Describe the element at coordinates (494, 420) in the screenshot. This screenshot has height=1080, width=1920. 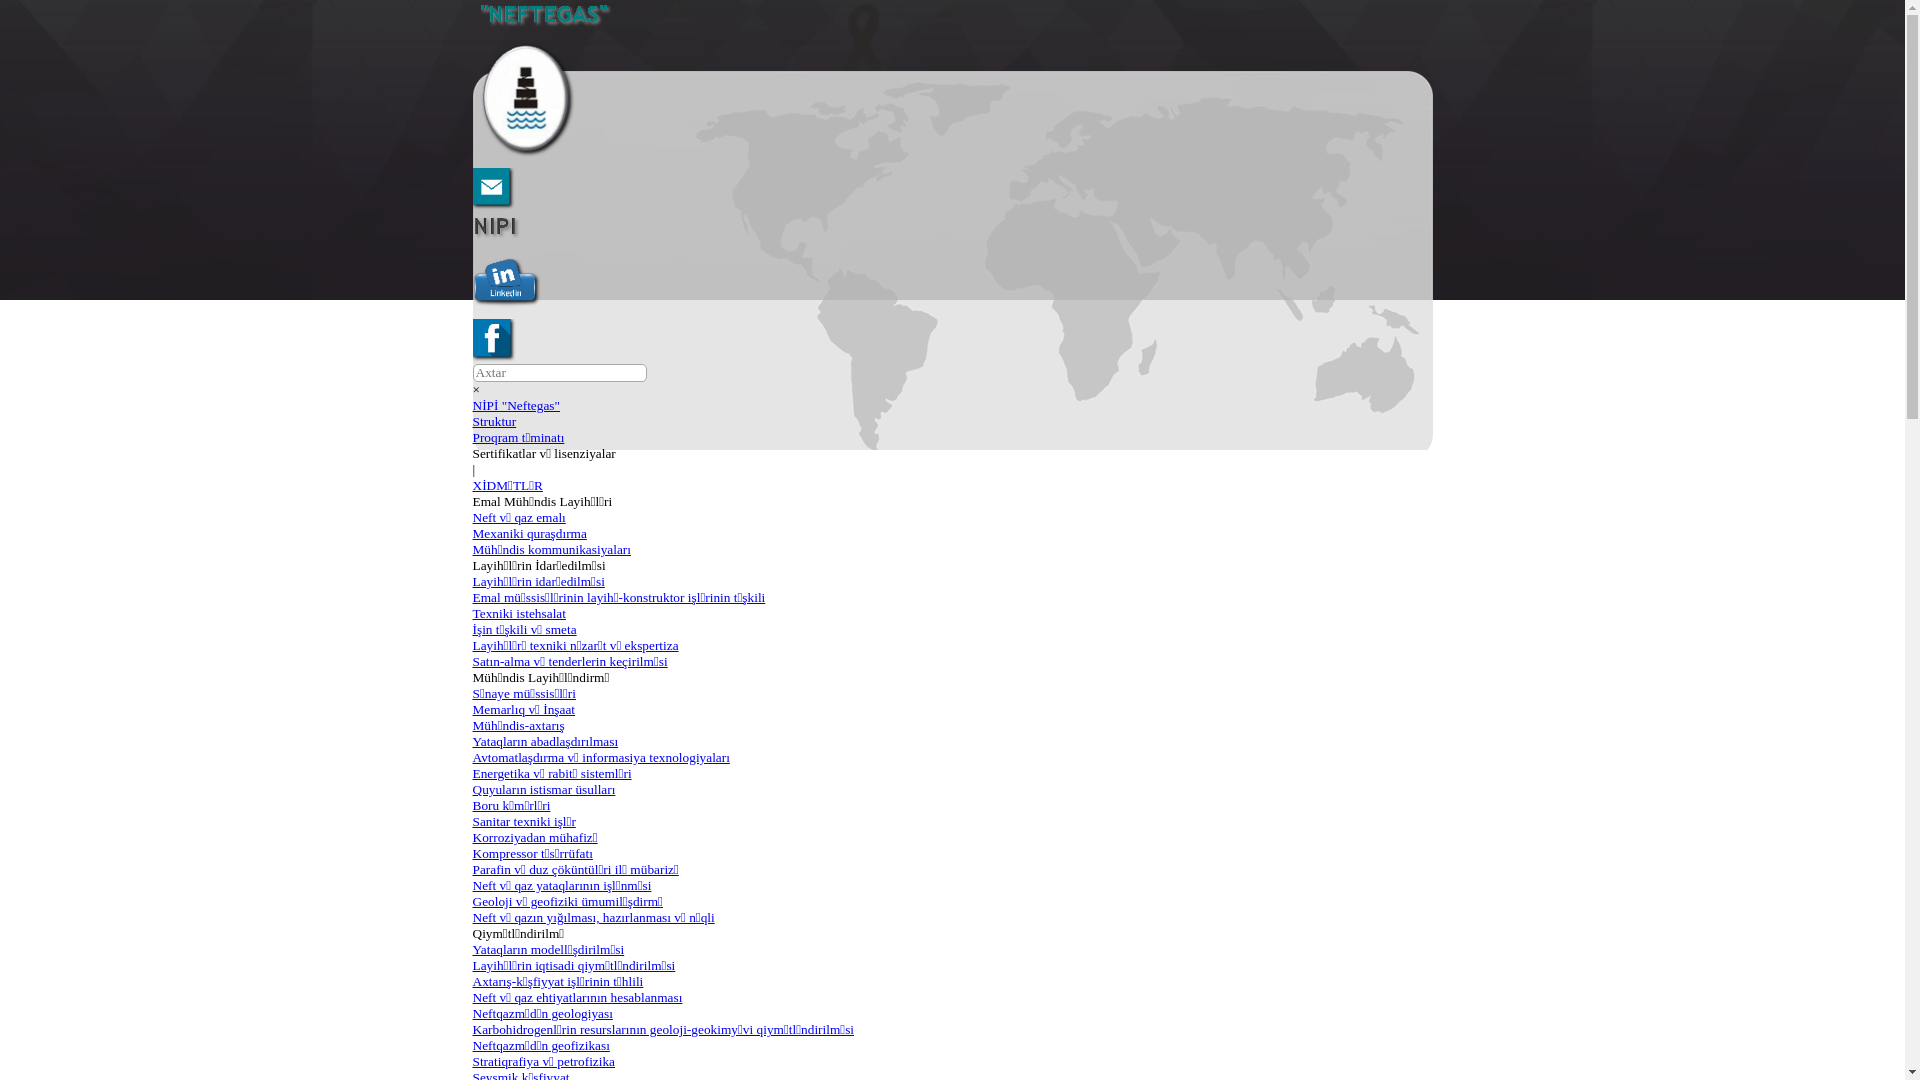
I see `'Struktur'` at that location.